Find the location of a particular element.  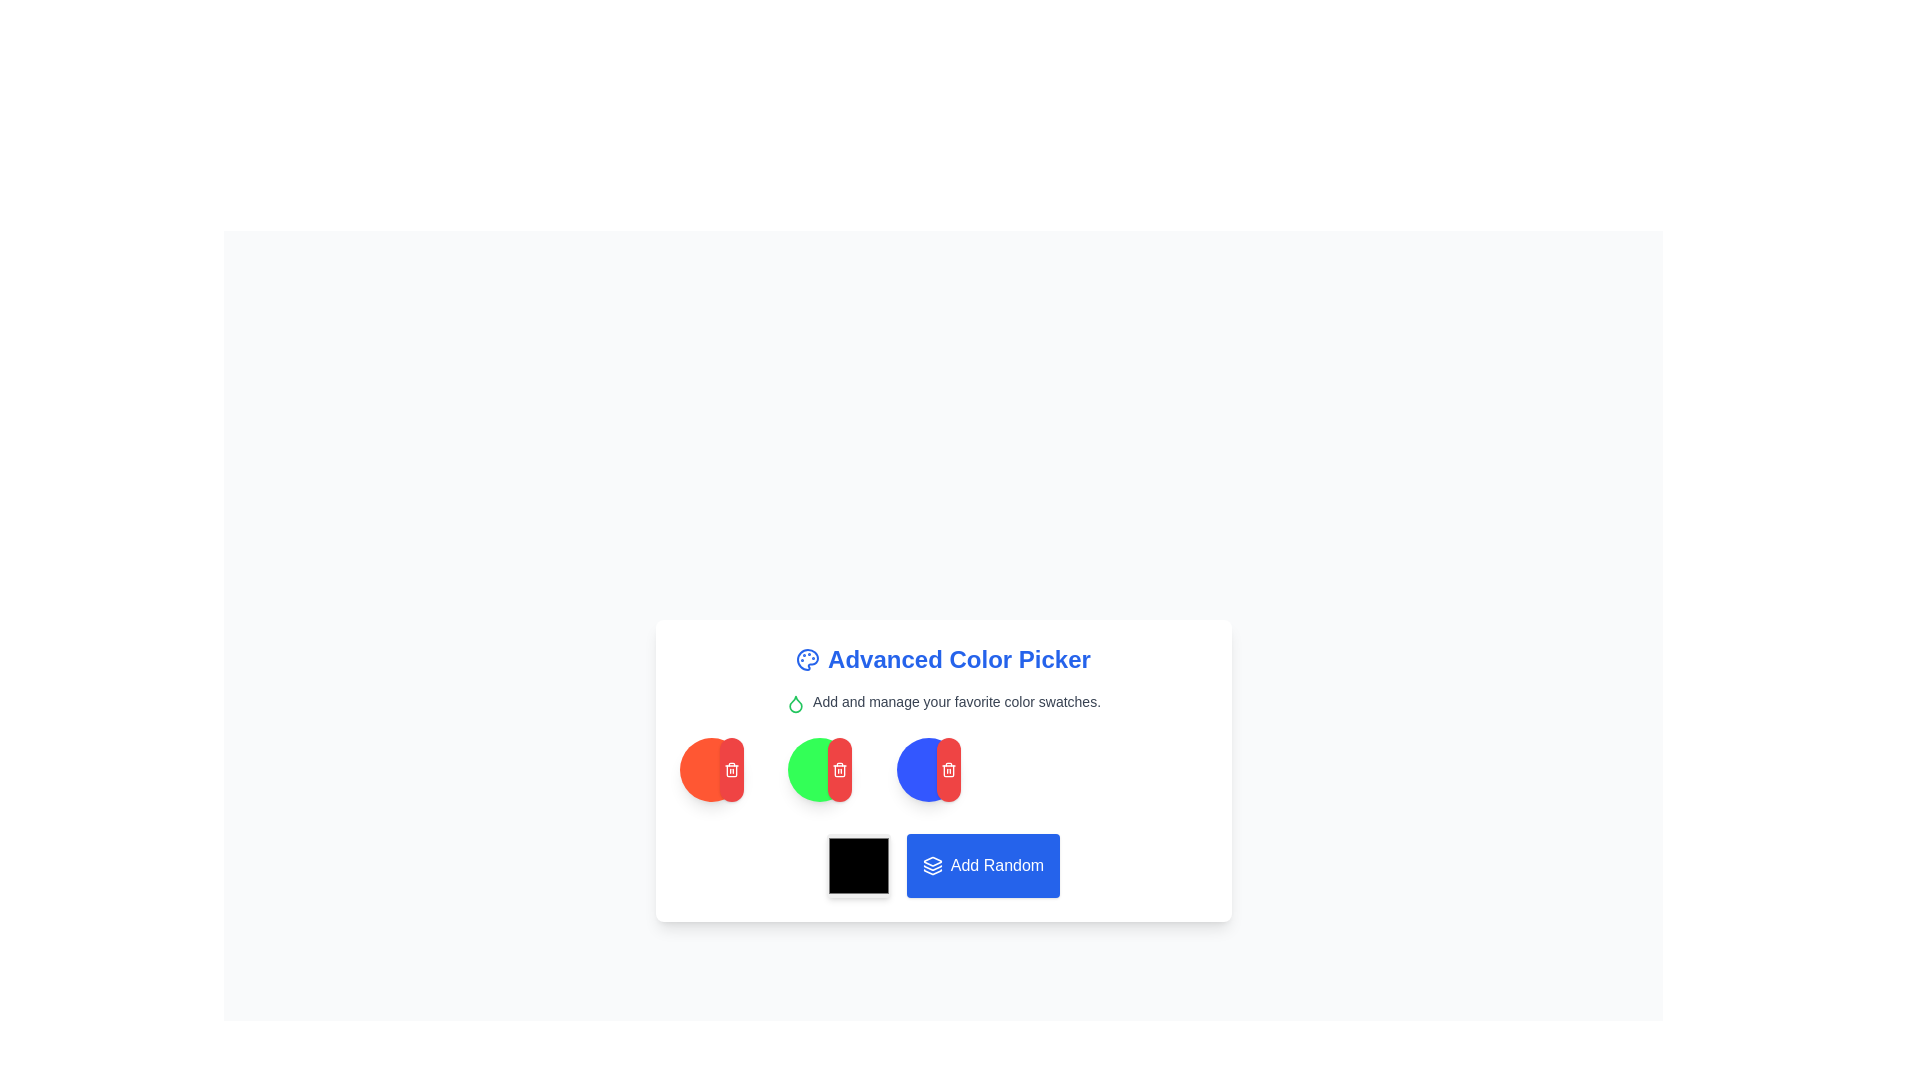

the delete icon within the second red circular button located to the right of the color swatches is located at coordinates (948, 768).